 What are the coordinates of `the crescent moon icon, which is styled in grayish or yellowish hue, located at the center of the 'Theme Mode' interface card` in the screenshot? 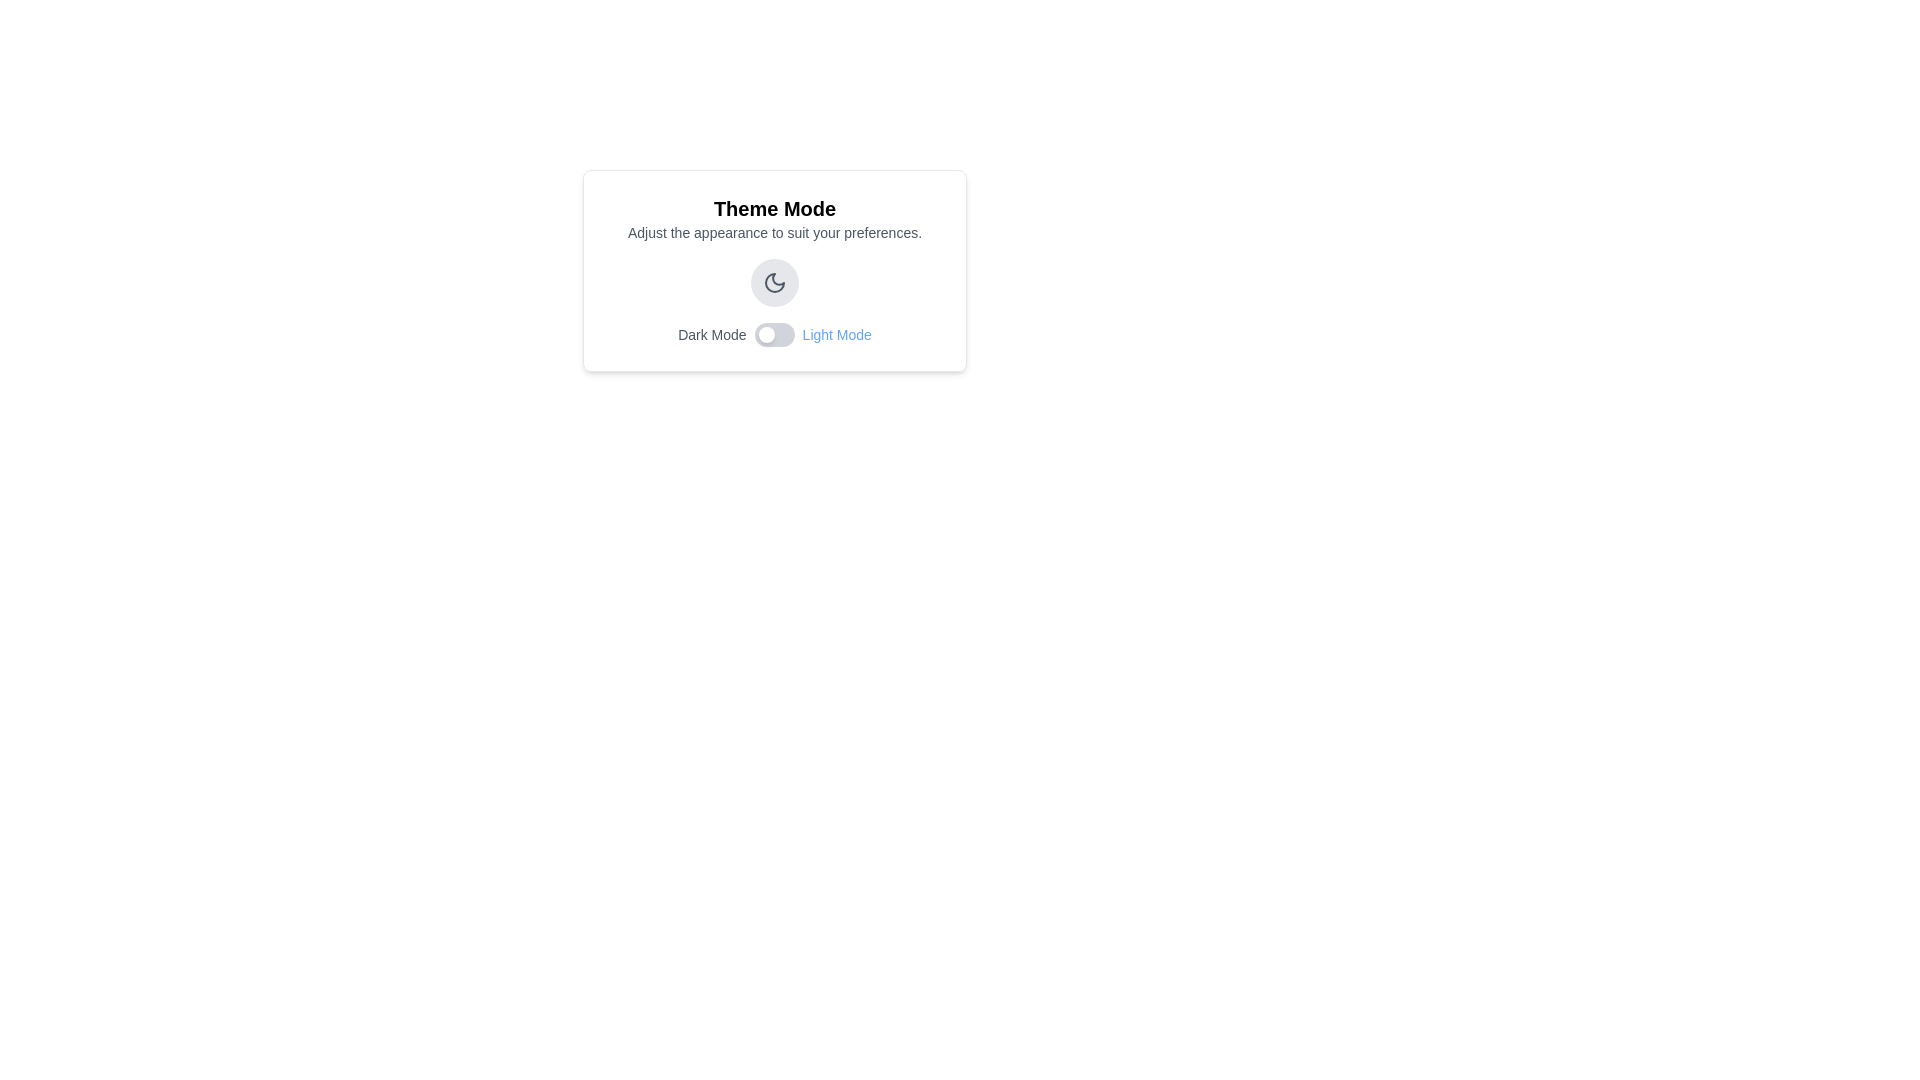 It's located at (773, 282).